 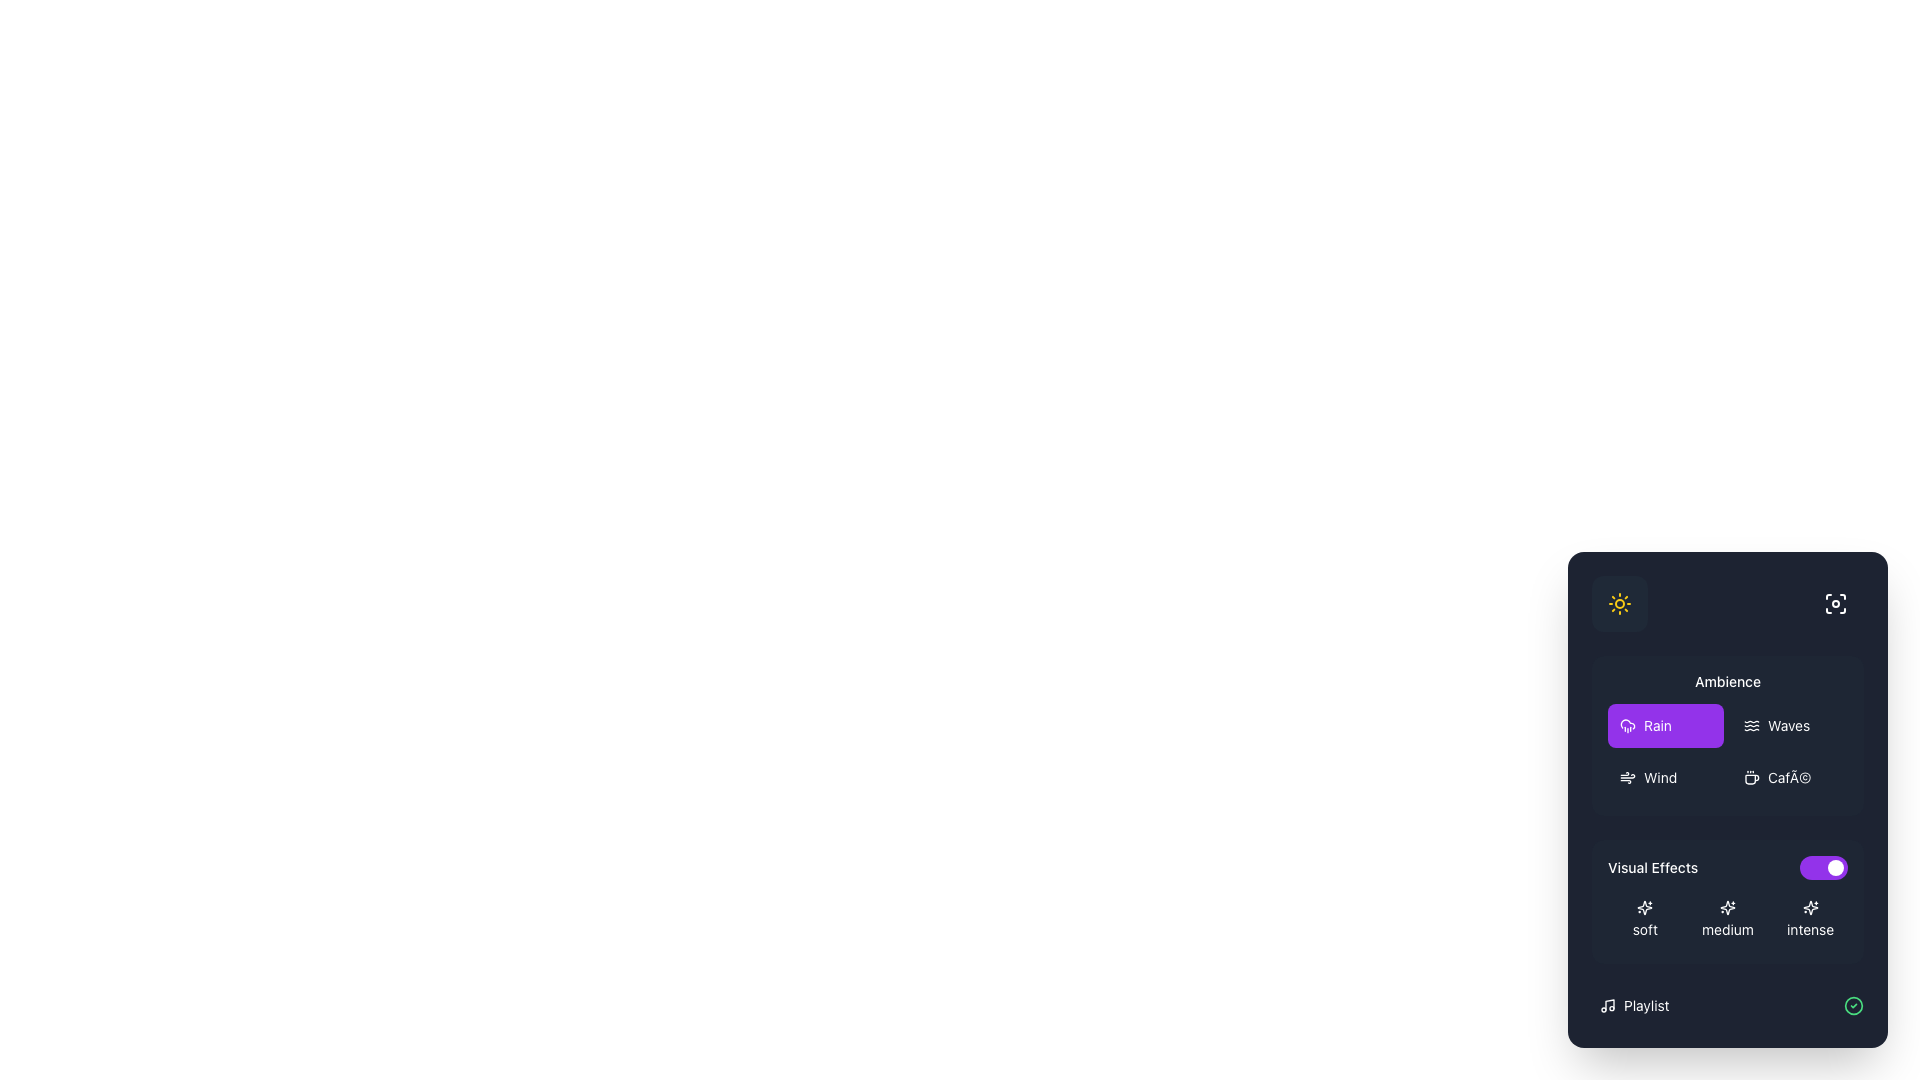 What do you see at coordinates (1727, 907) in the screenshot?
I see `the 'medium' intensity preset icon in the Visual Effects section` at bounding box center [1727, 907].